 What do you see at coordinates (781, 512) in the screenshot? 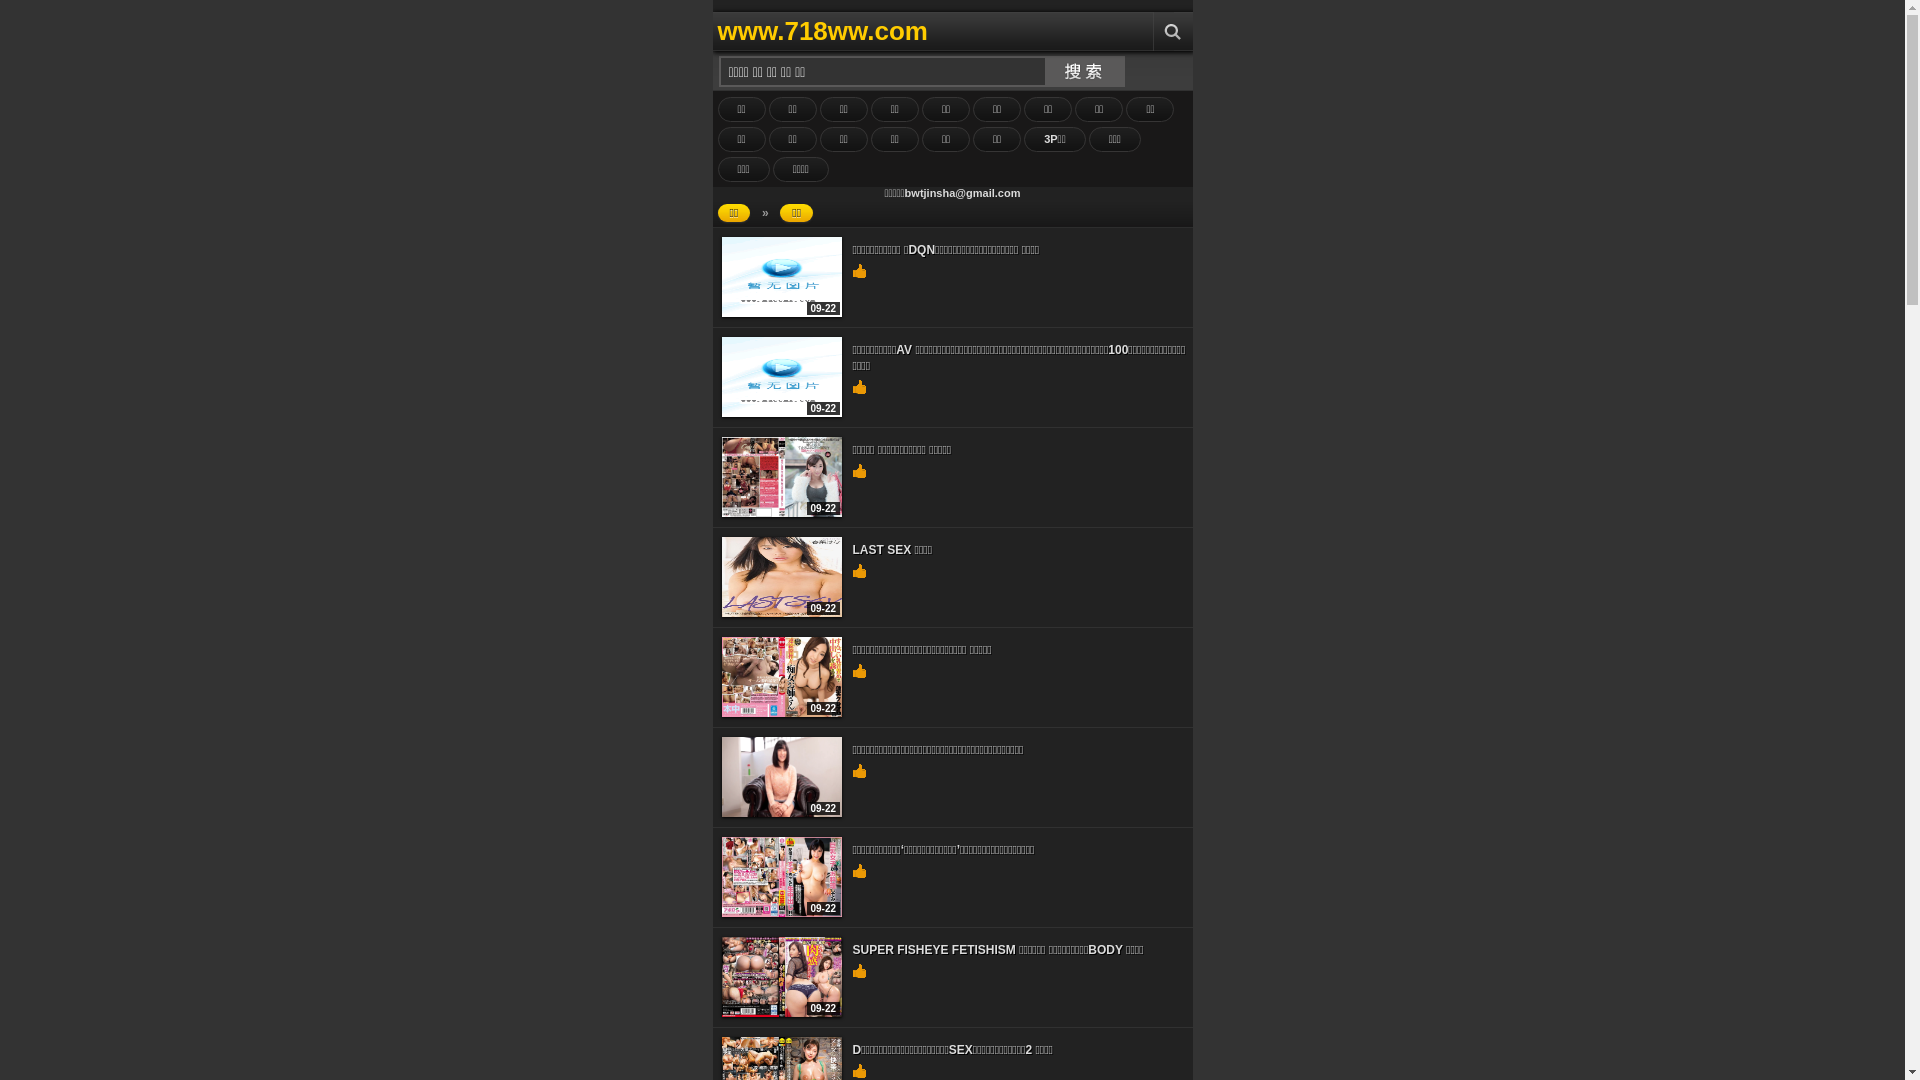
I see `'09-22'` at bounding box center [781, 512].